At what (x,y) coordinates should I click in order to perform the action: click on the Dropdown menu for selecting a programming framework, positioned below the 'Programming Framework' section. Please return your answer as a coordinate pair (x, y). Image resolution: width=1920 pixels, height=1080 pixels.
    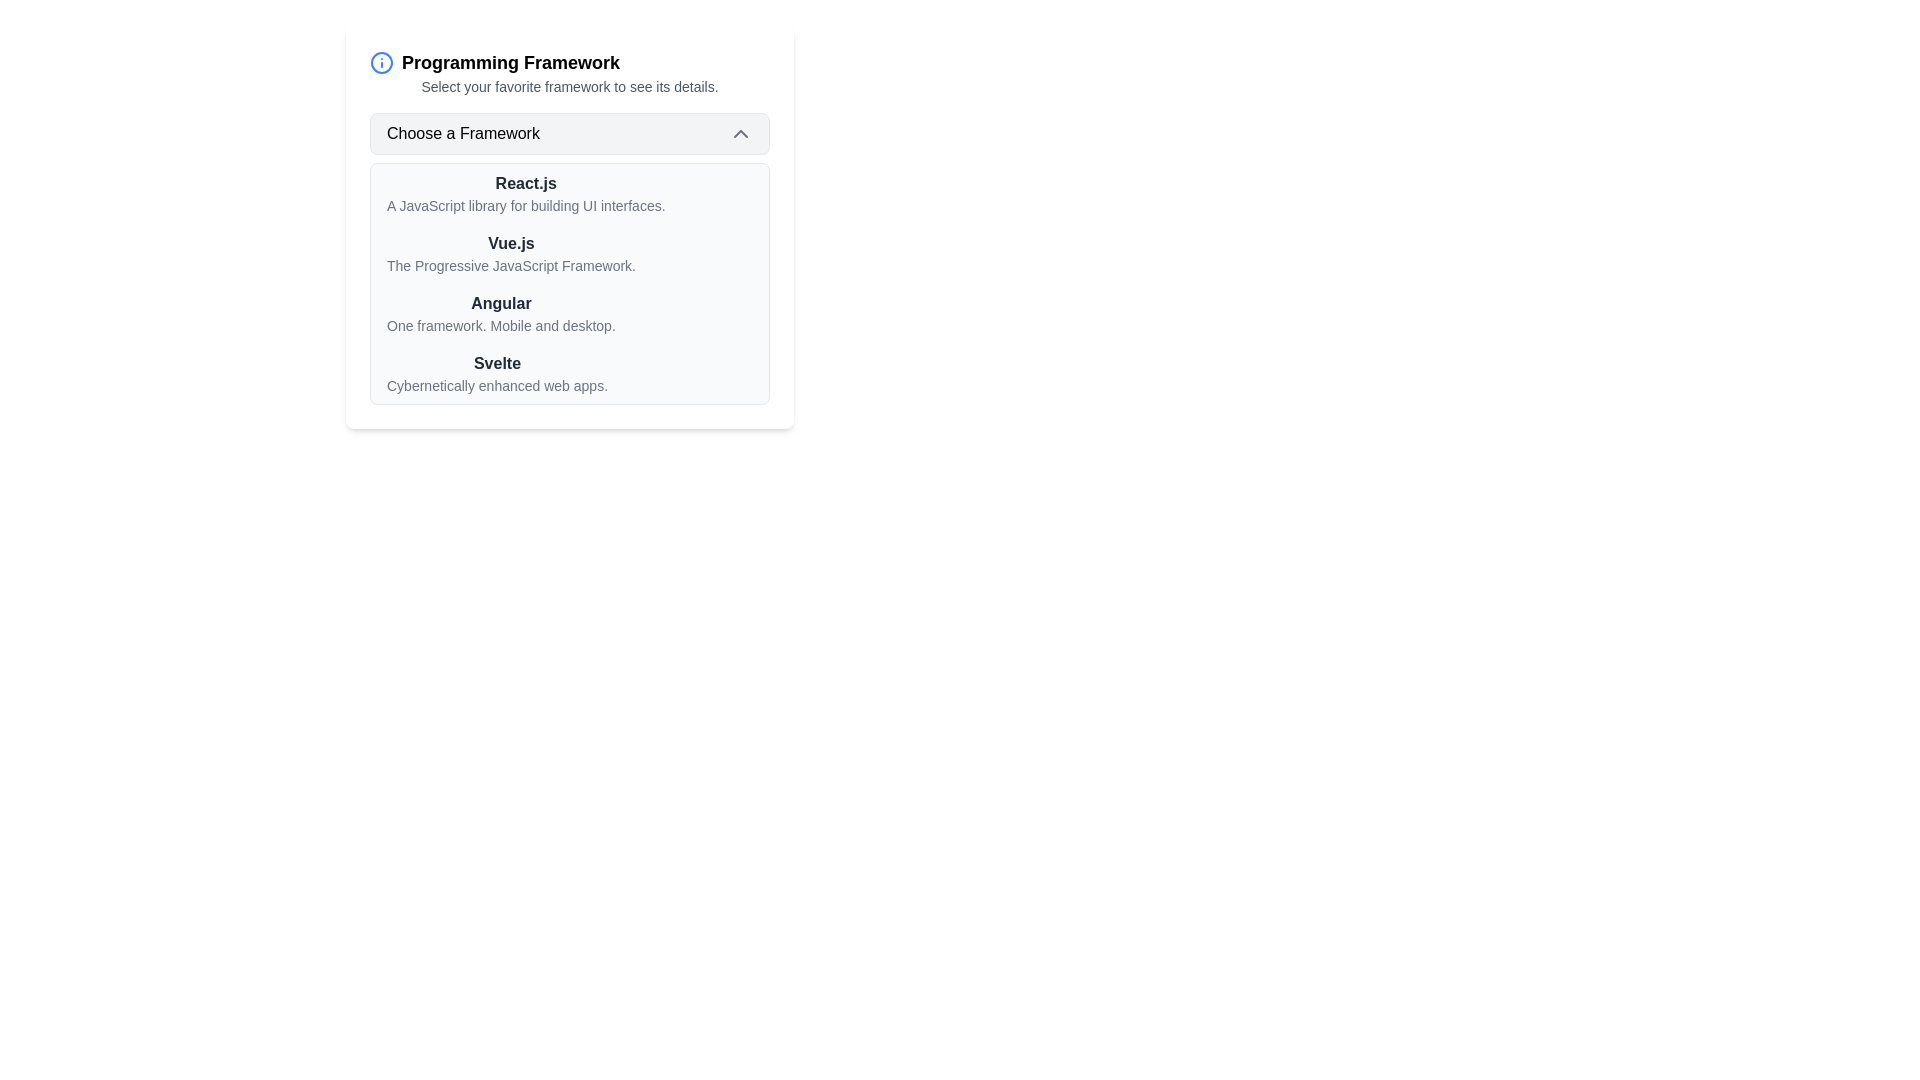
    Looking at the image, I should click on (569, 257).